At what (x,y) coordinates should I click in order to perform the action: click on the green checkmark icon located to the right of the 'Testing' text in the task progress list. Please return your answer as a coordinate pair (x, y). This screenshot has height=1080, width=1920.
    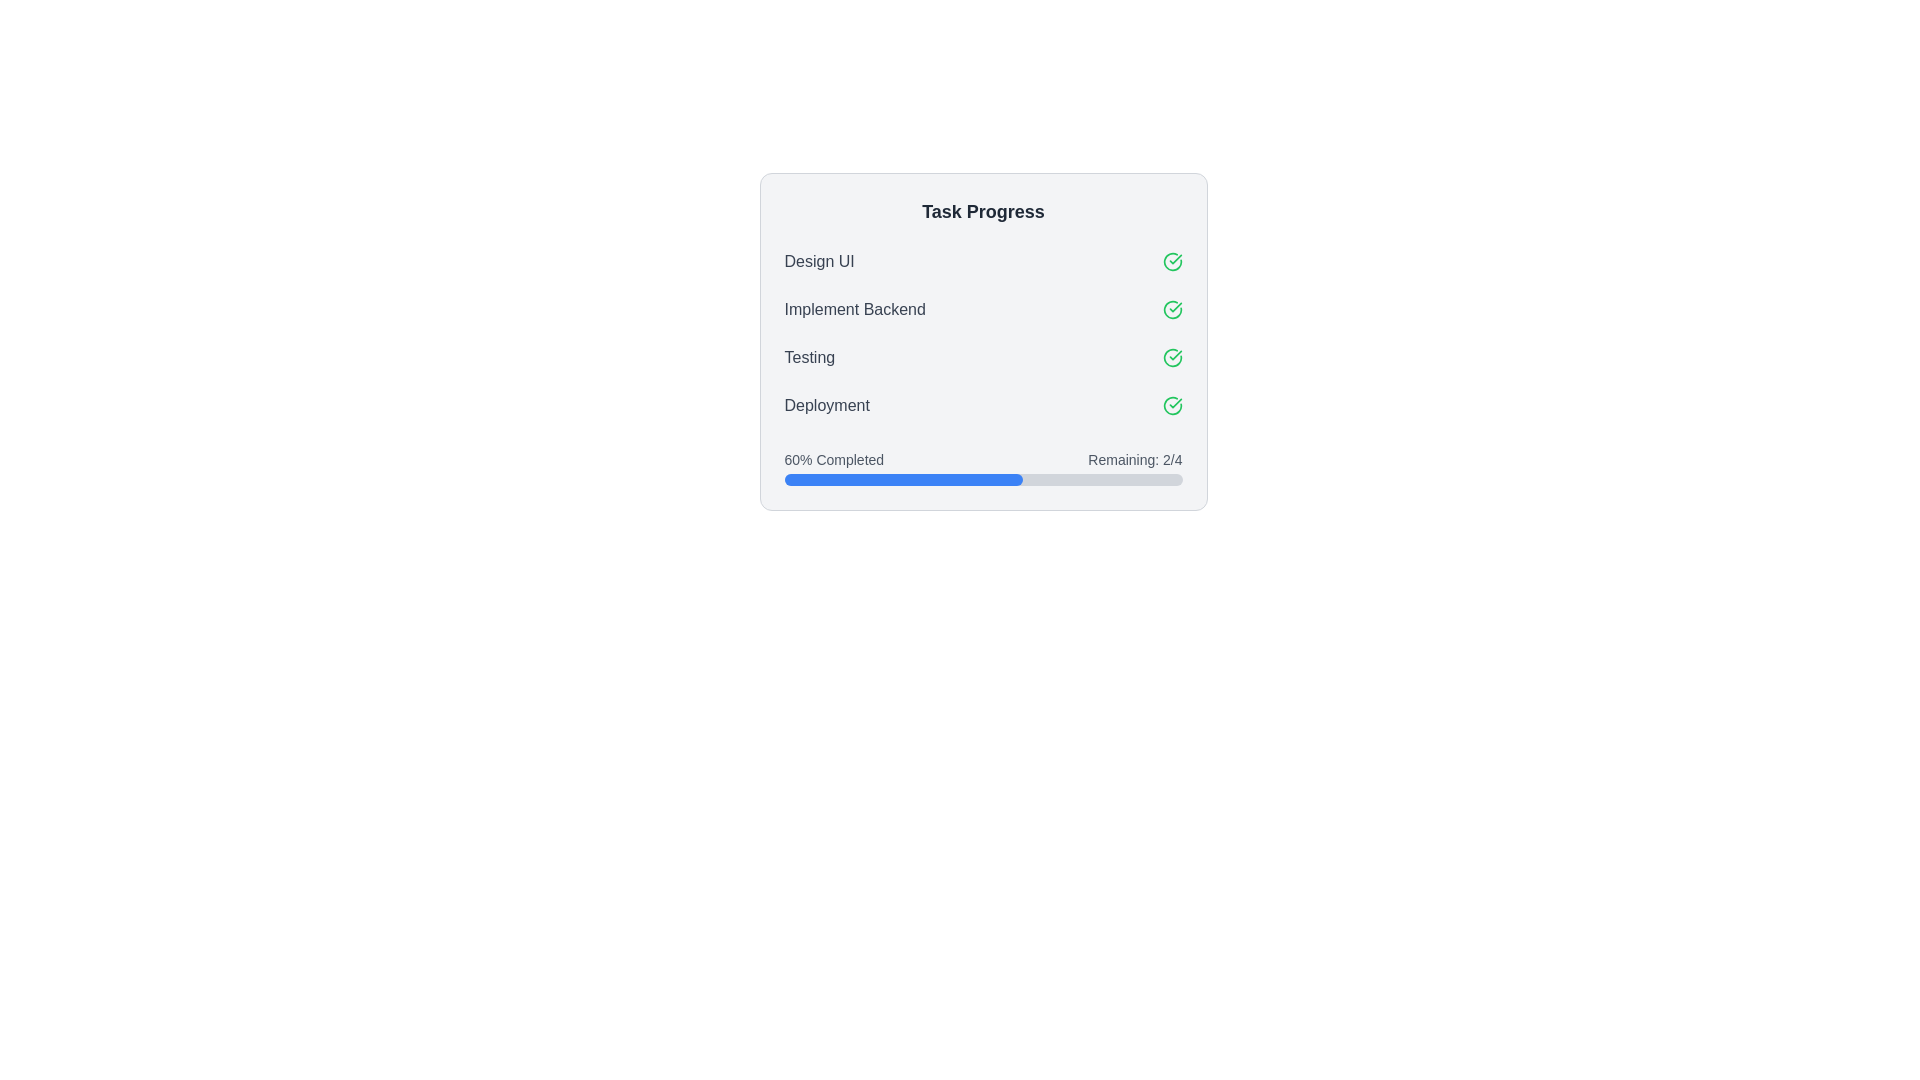
    Looking at the image, I should click on (1172, 357).